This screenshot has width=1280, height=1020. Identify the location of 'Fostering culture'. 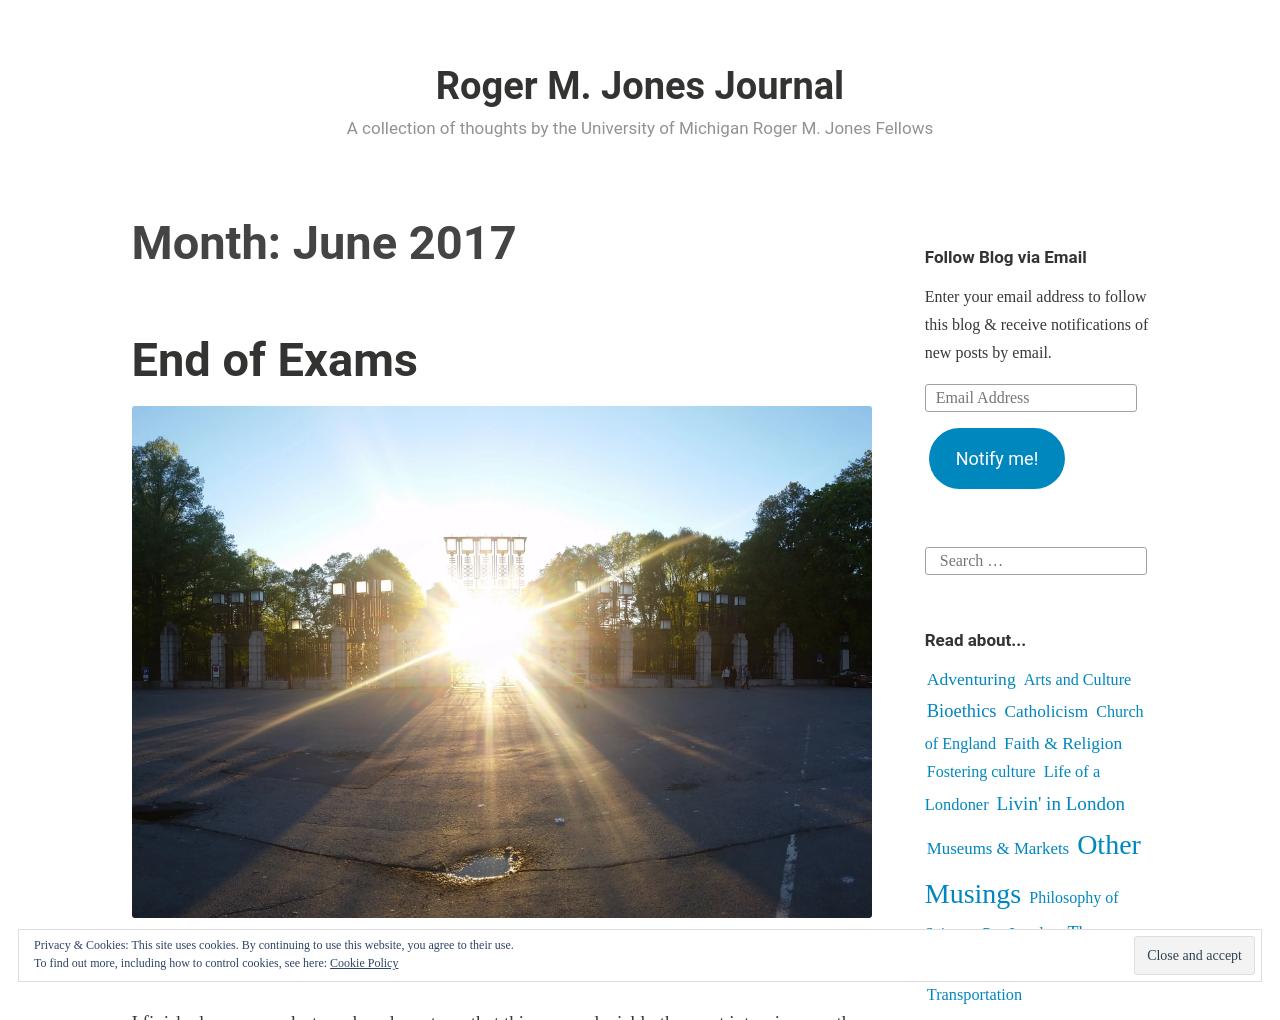
(980, 770).